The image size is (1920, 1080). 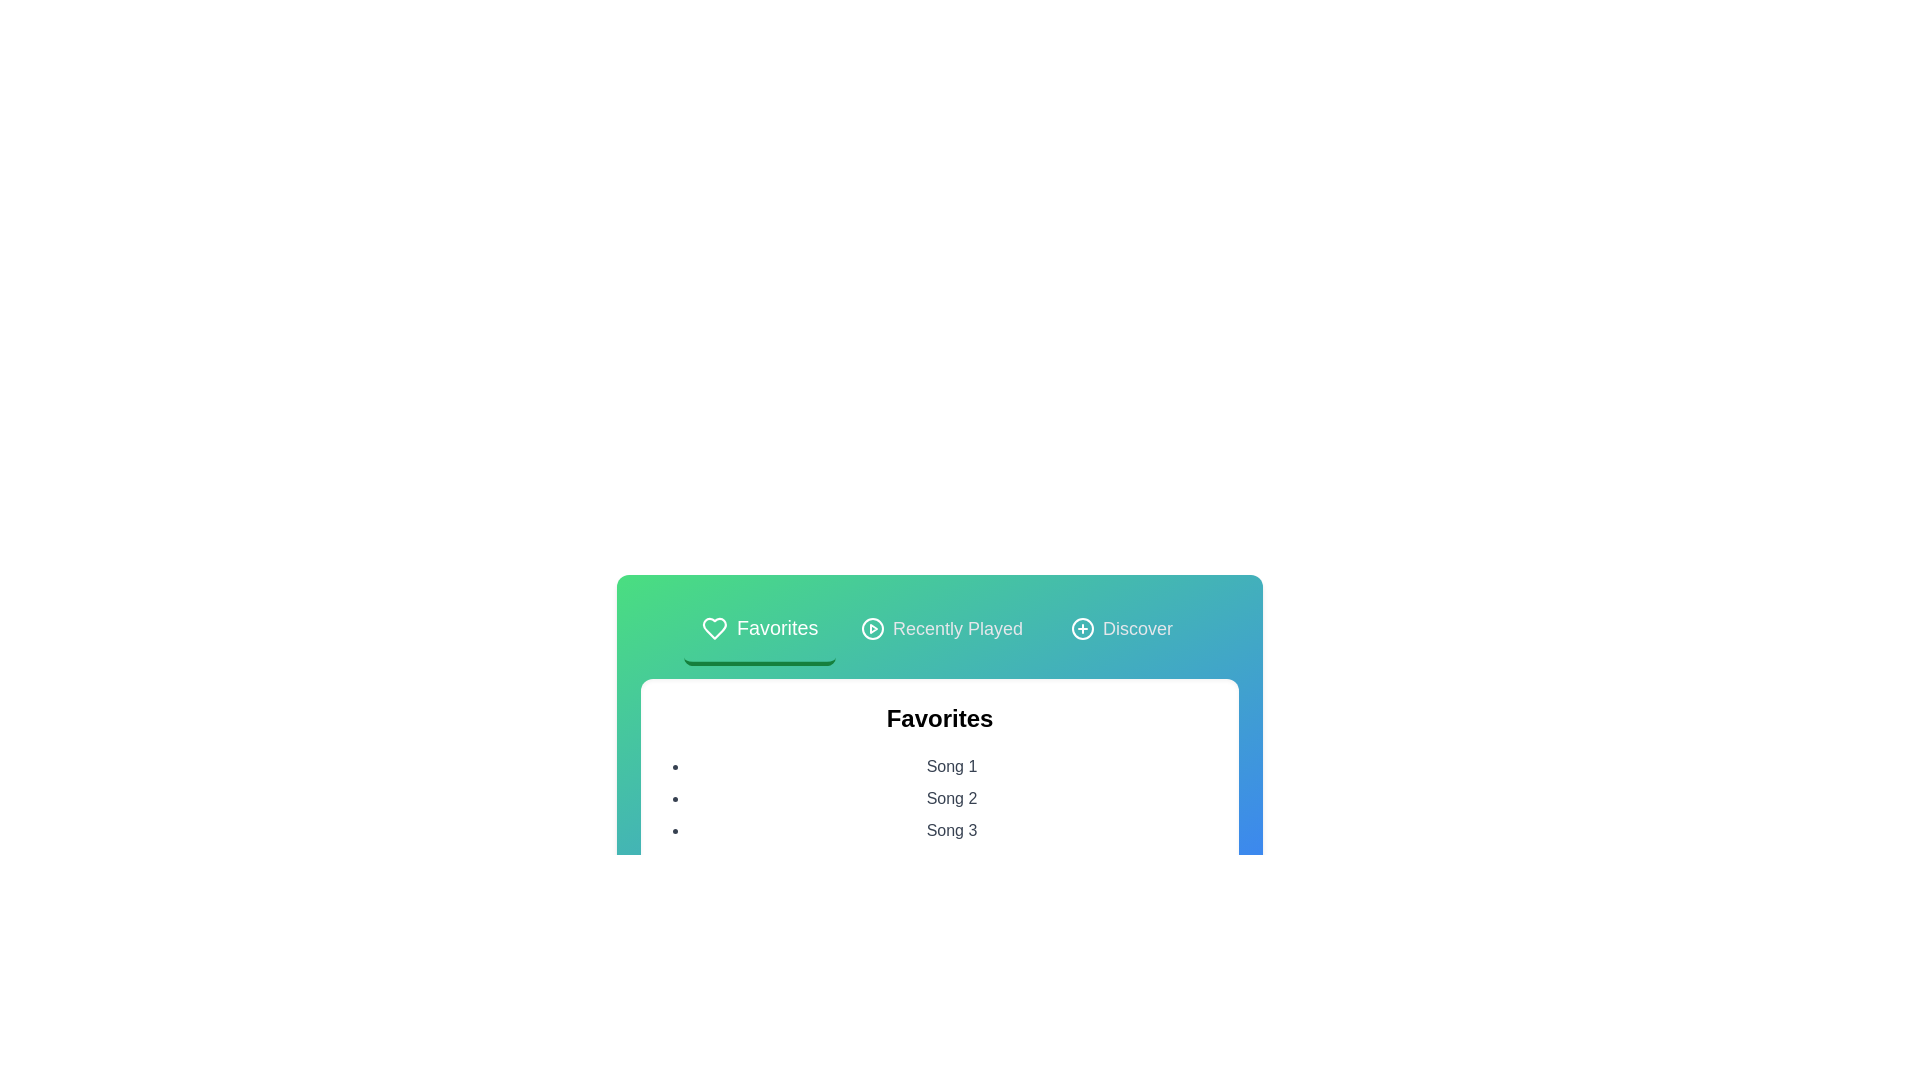 What do you see at coordinates (940, 631) in the screenshot?
I see `the tab corresponding to Recently Played` at bounding box center [940, 631].